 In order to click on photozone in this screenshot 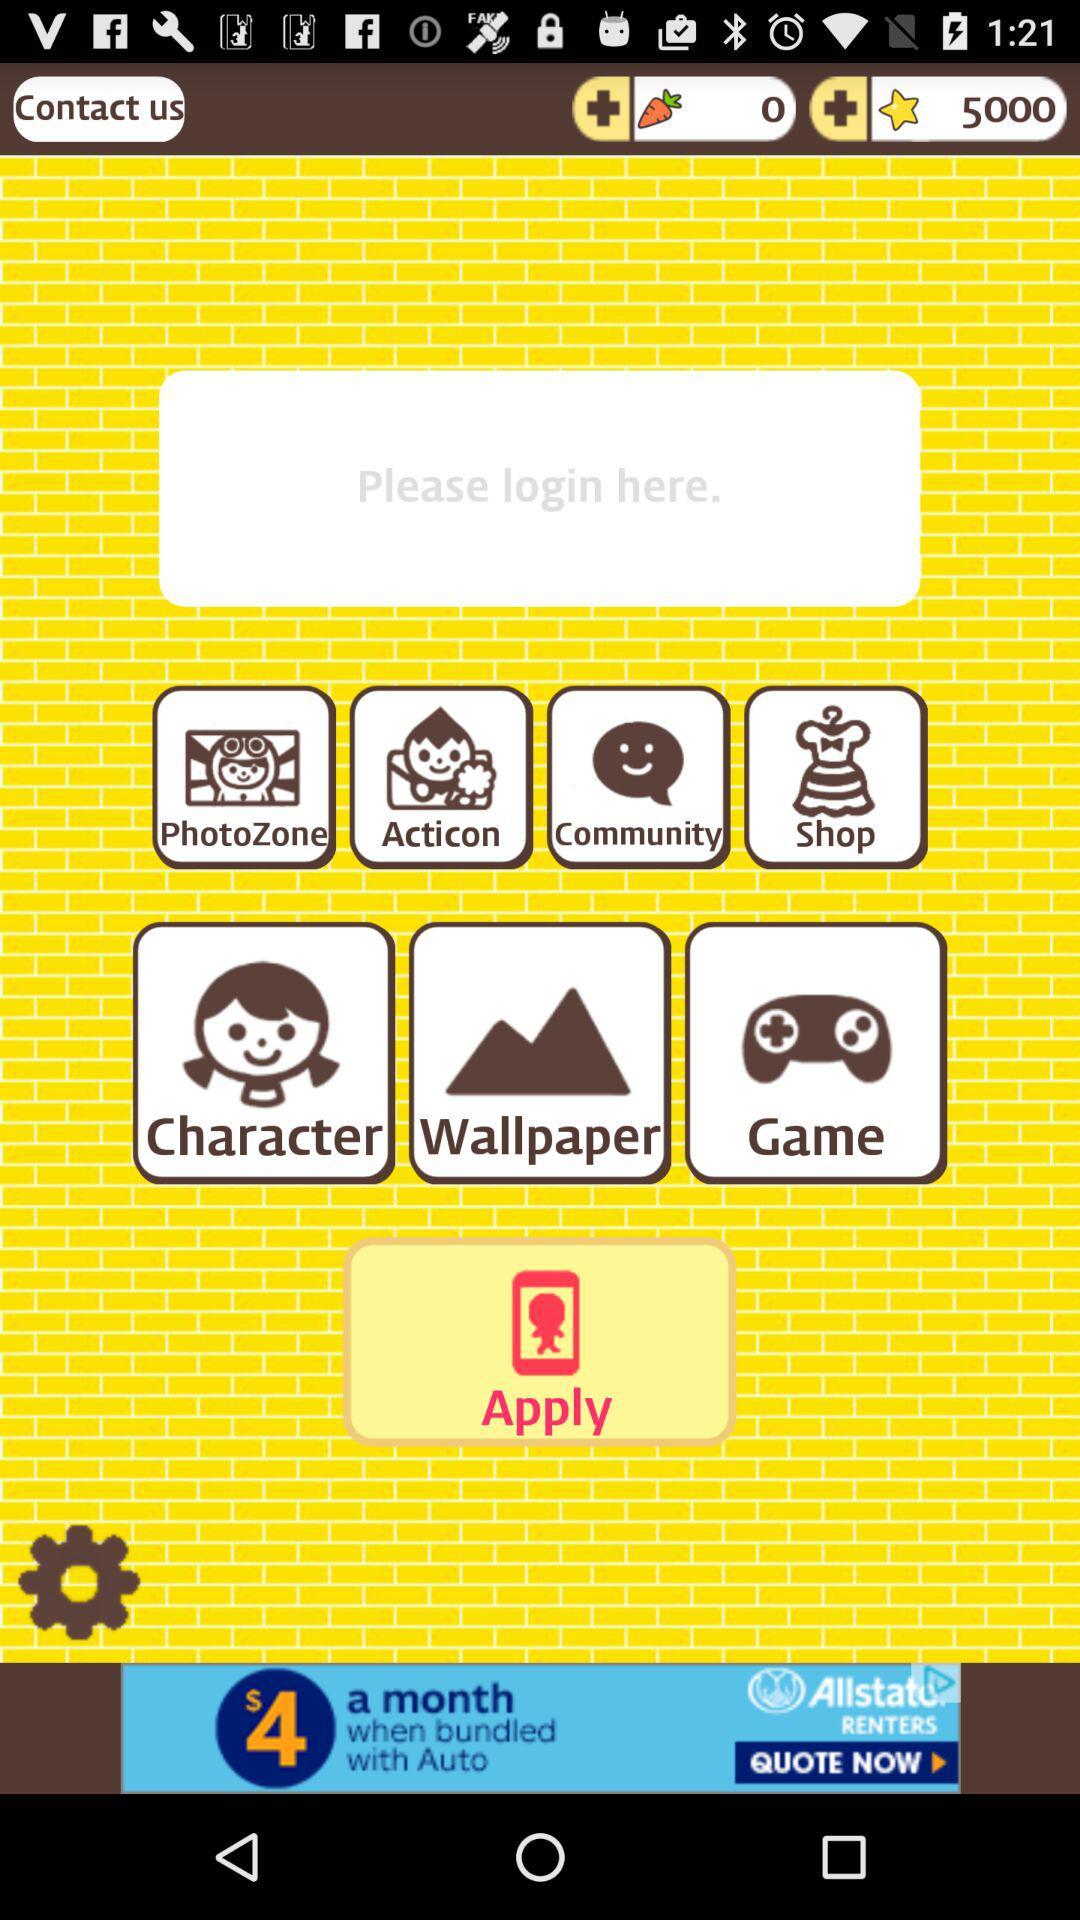, I will do `click(242, 775)`.